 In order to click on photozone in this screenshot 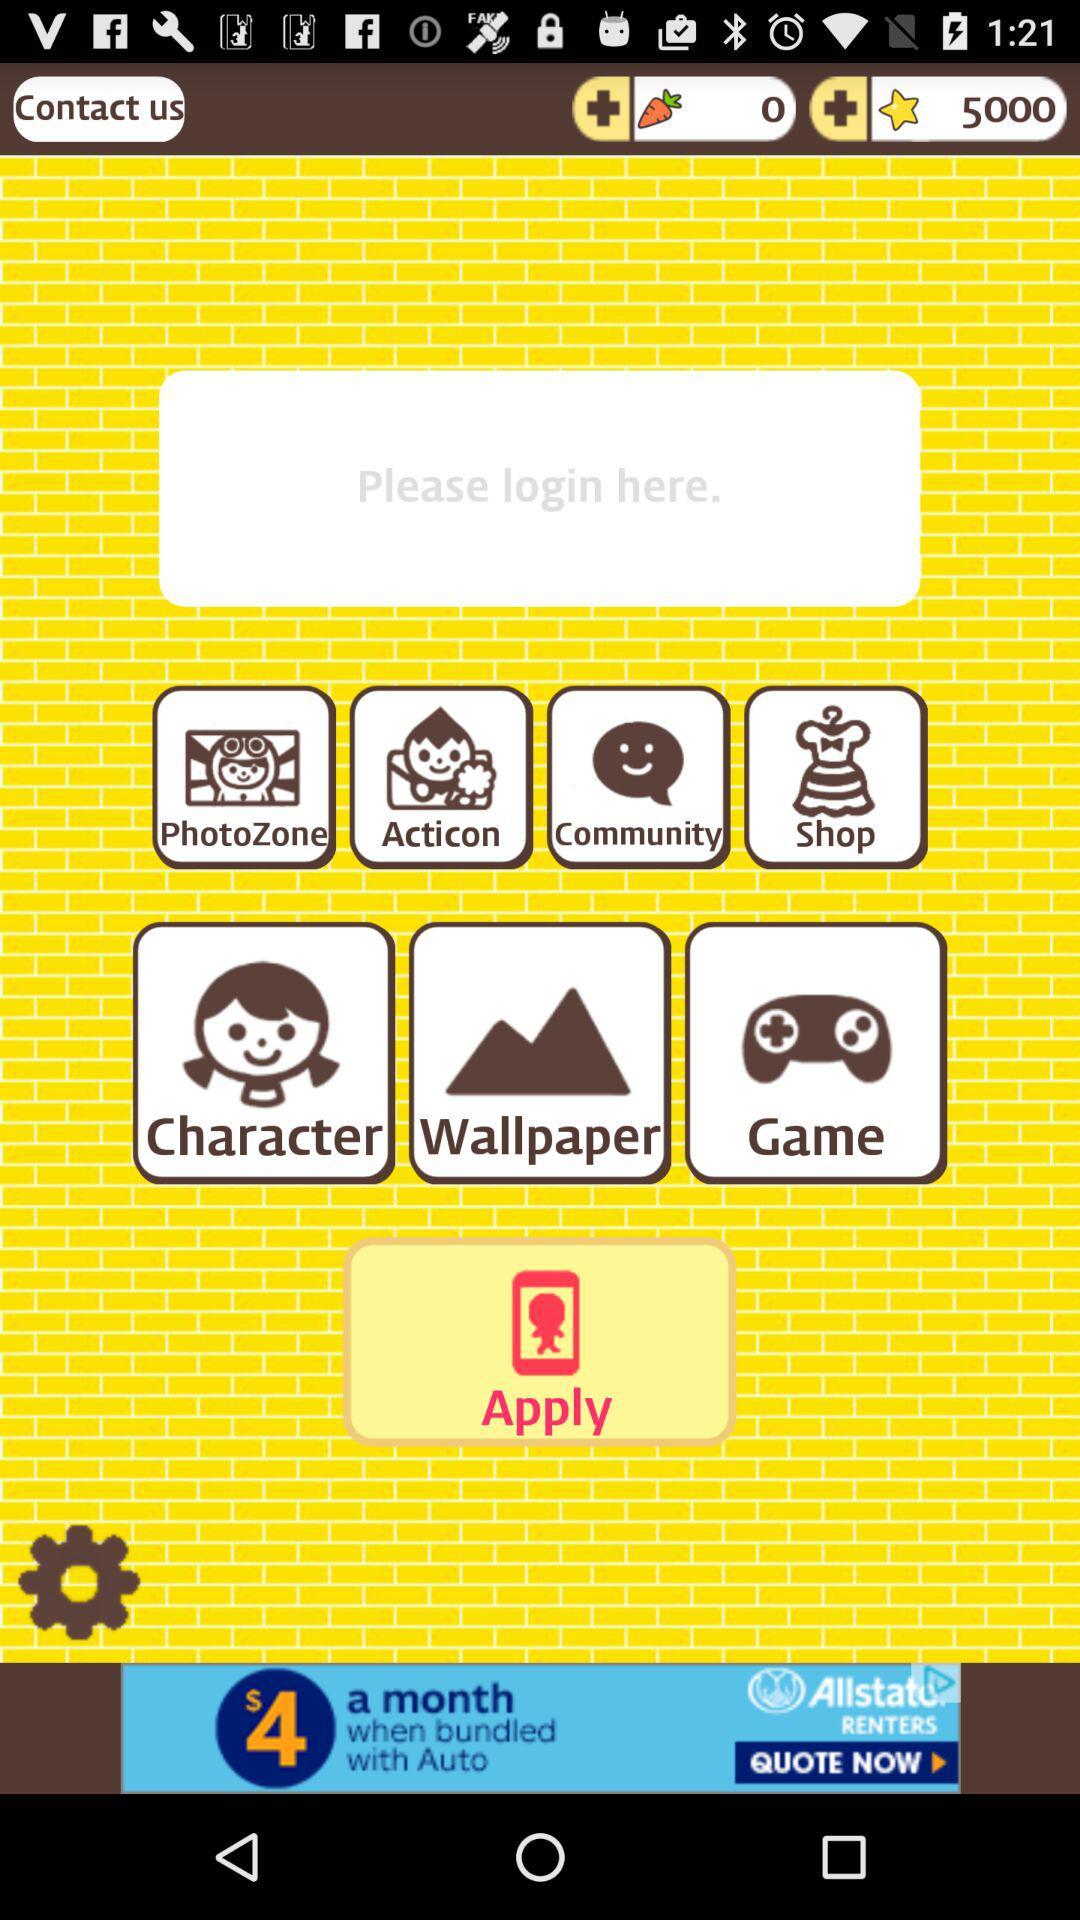, I will do `click(242, 775)`.